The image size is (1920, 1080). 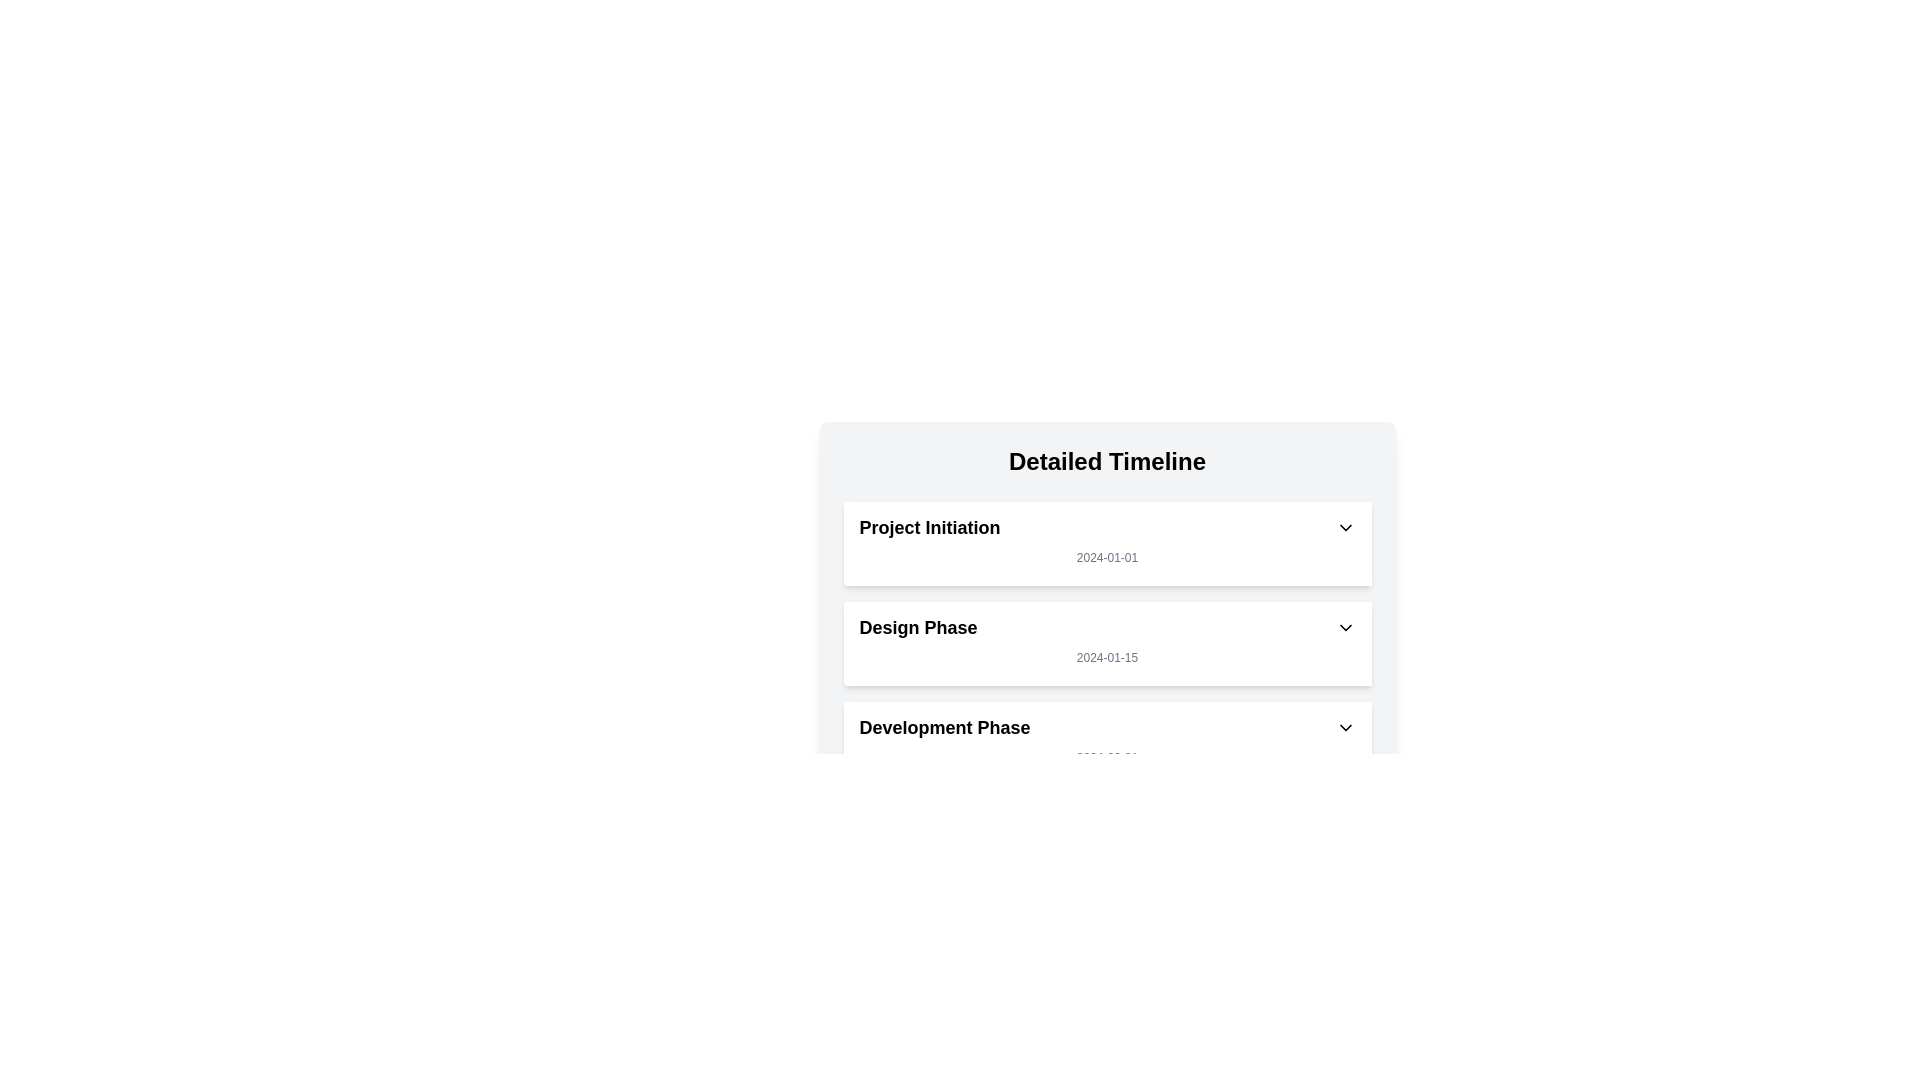 What do you see at coordinates (1345, 527) in the screenshot?
I see `the dropdown toggle button located on the rightmost side of the 'Project Initiation' section header` at bounding box center [1345, 527].